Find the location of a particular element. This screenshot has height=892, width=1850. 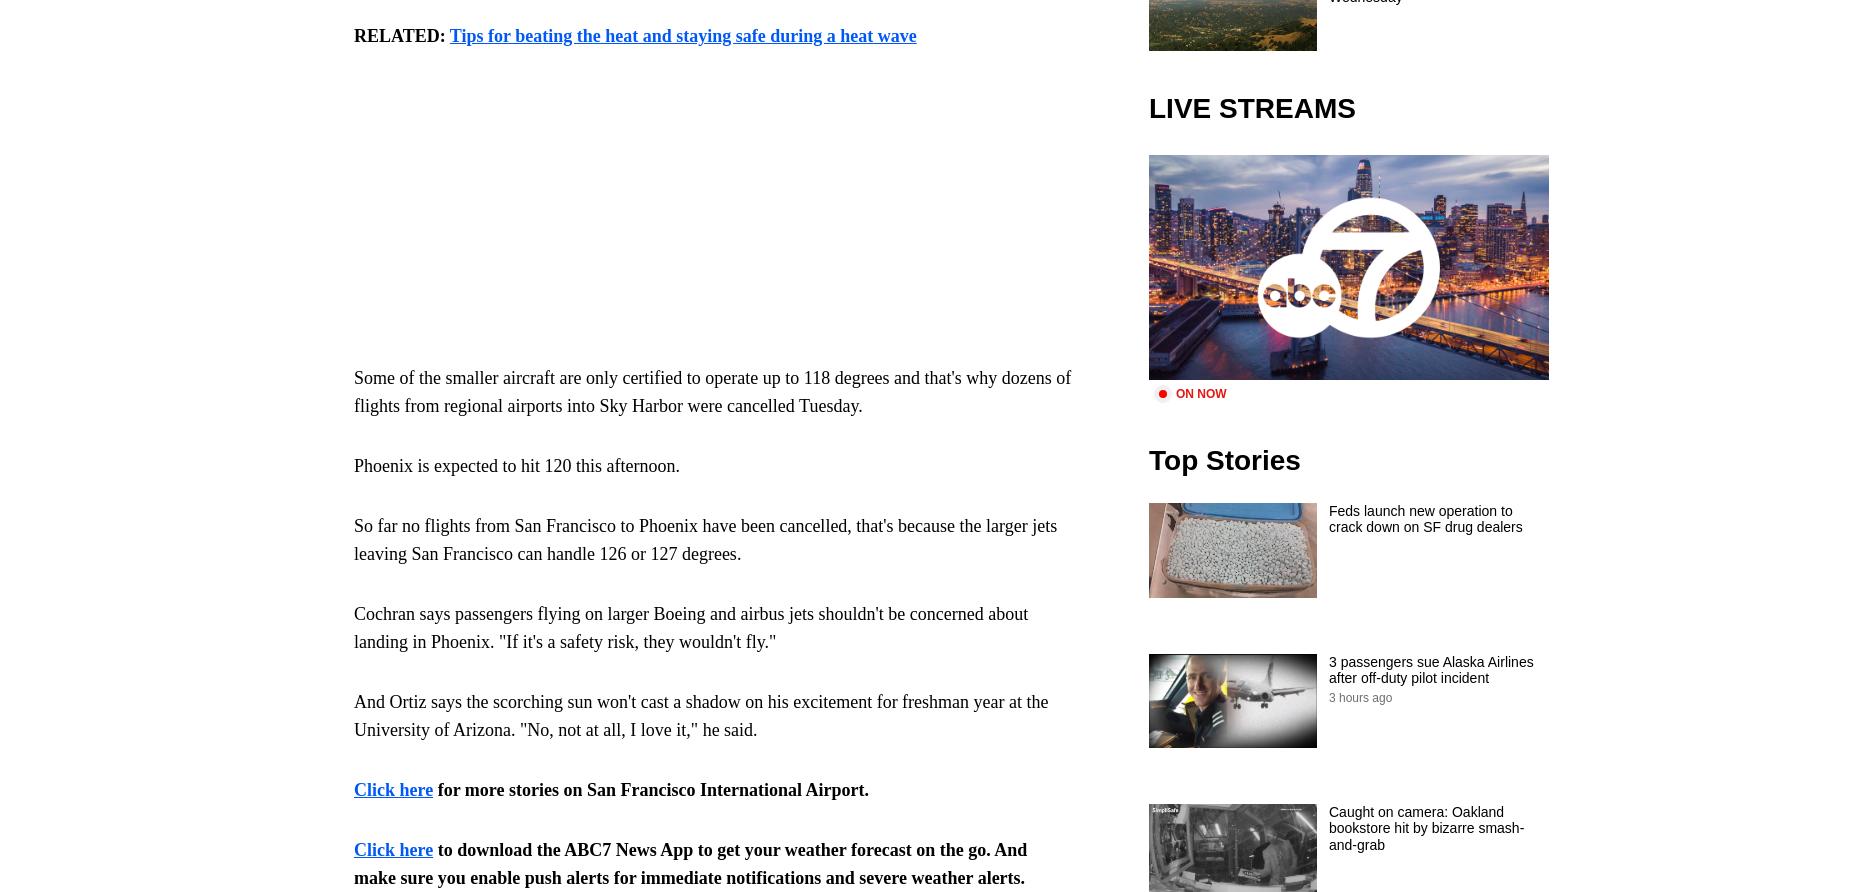

'RELATED:' is located at coordinates (353, 36).